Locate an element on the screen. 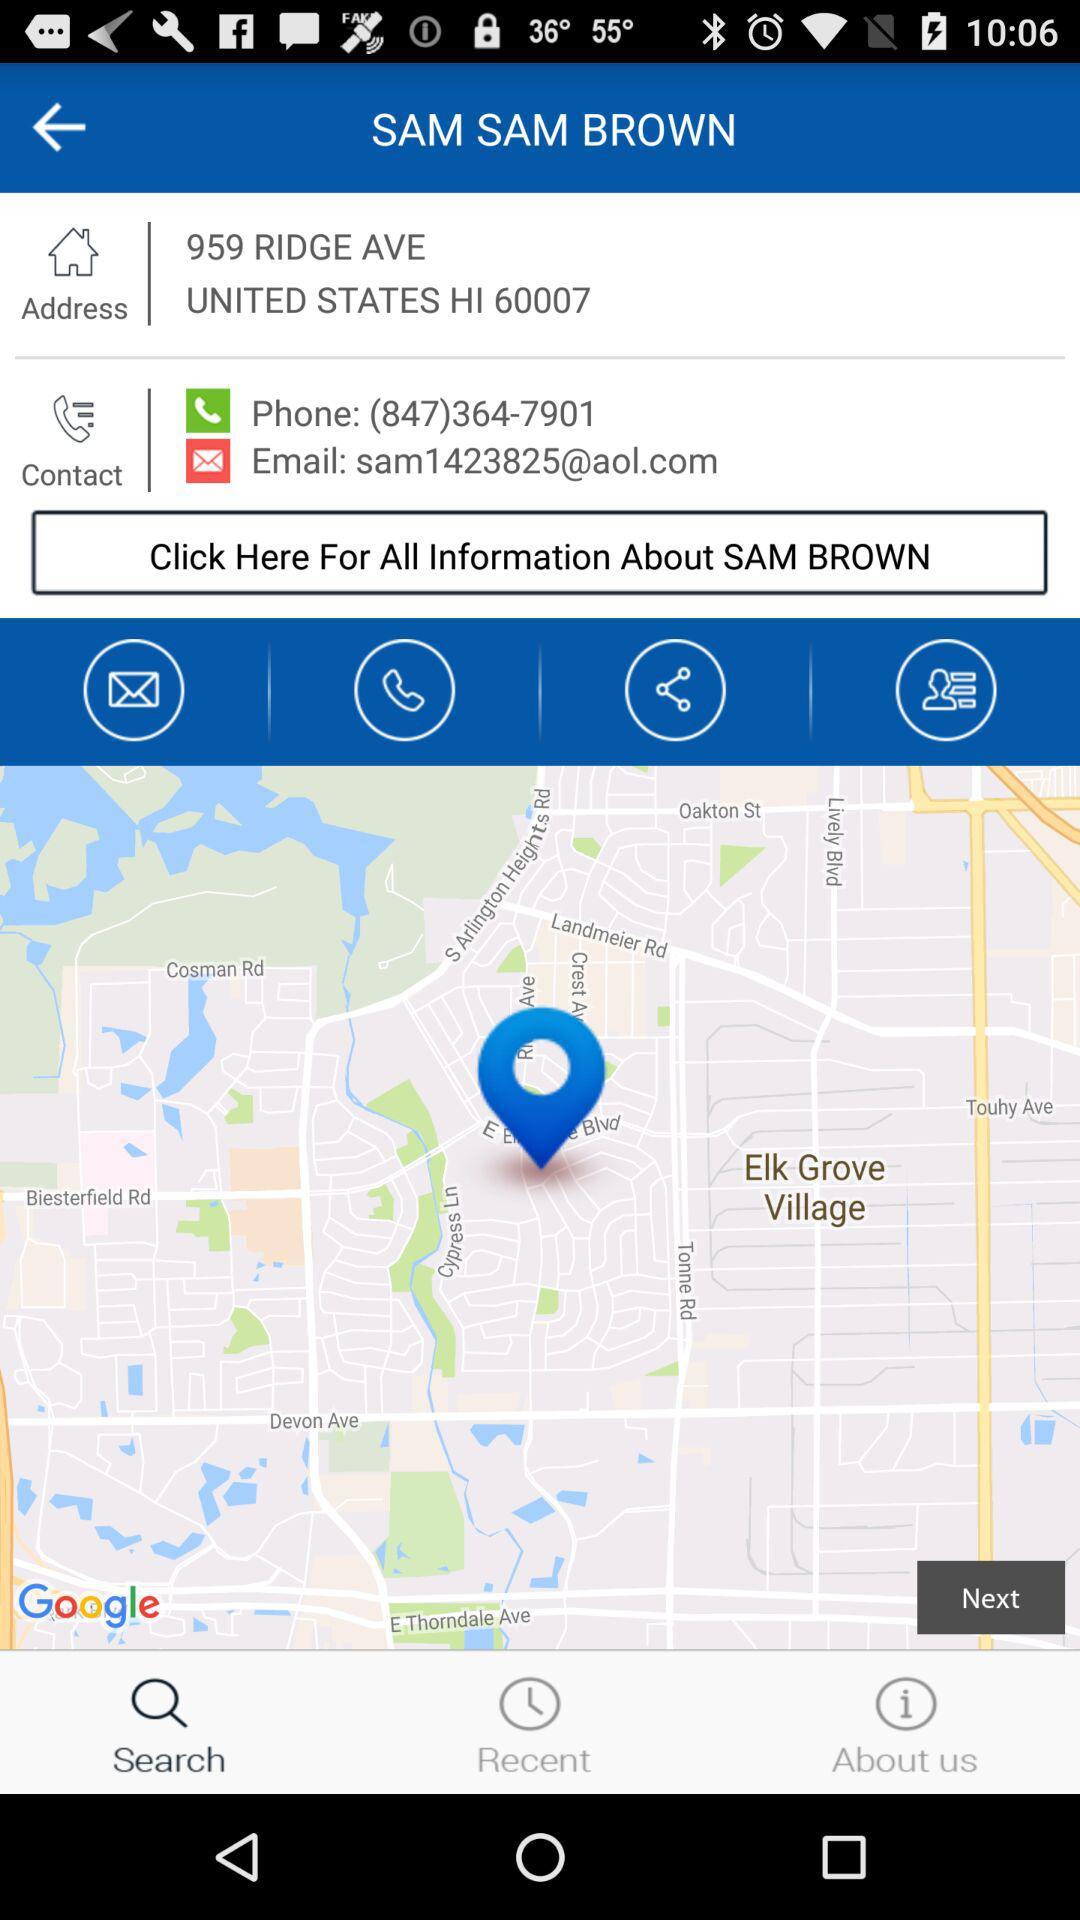  the arrow_backward icon is located at coordinates (78, 135).